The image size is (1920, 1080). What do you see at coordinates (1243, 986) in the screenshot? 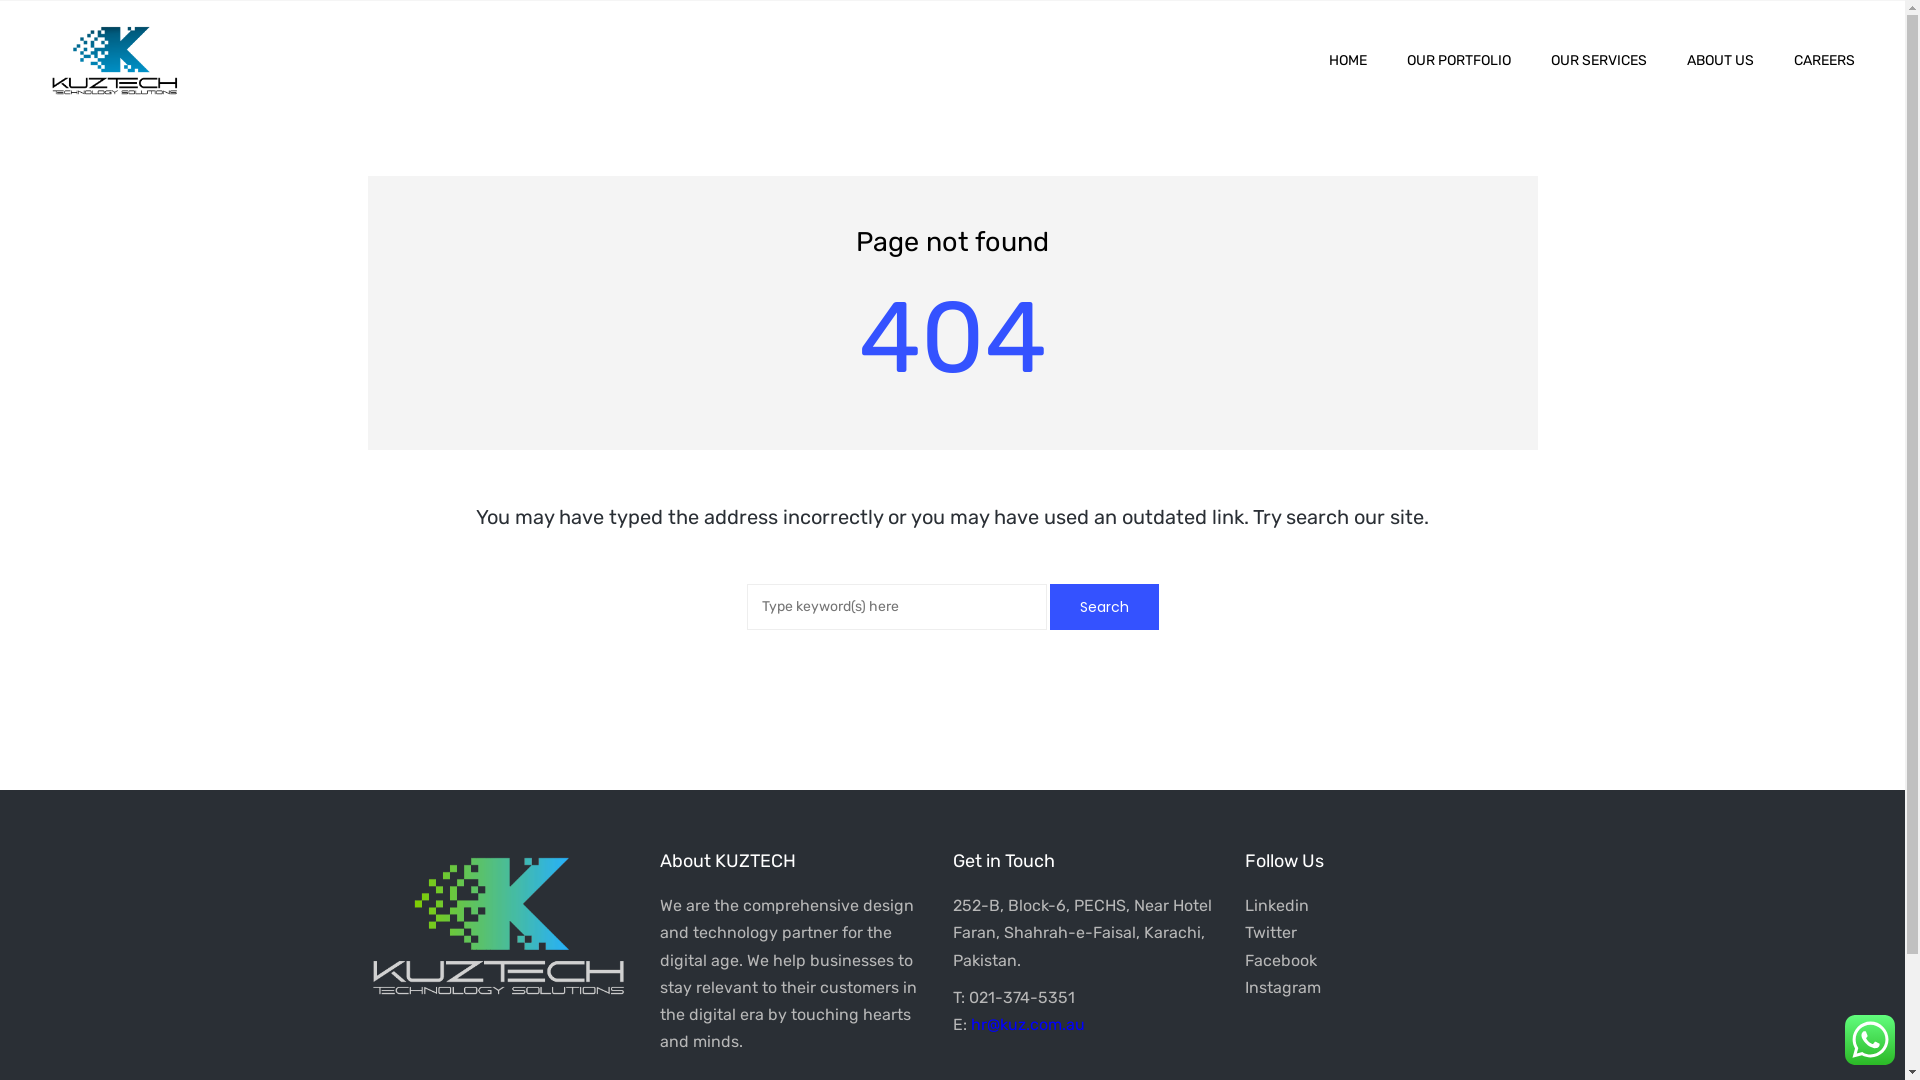
I see `'Instagram'` at bounding box center [1243, 986].